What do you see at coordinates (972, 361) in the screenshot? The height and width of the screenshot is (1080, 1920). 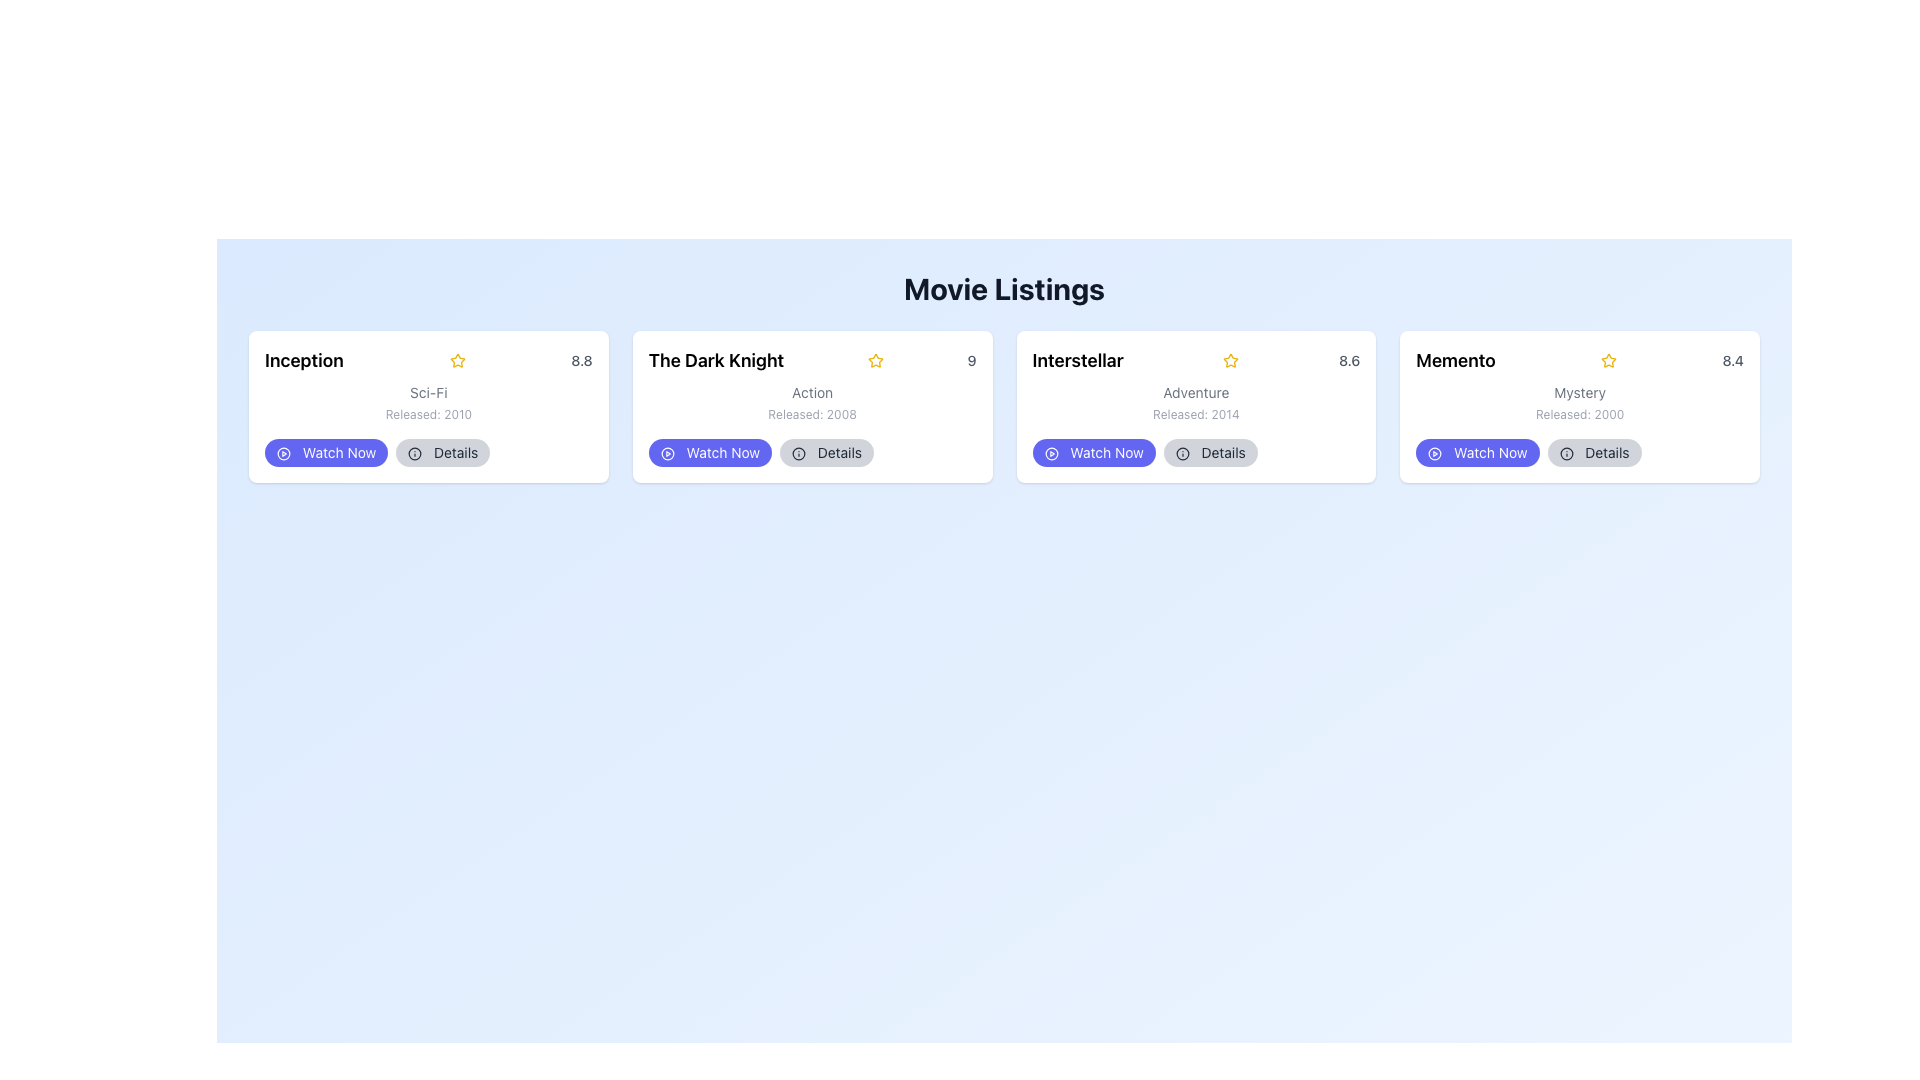 I see `the small text component displaying the number '9' in gray font, which is located within the movie card for 'The Dark Knight'` at bounding box center [972, 361].